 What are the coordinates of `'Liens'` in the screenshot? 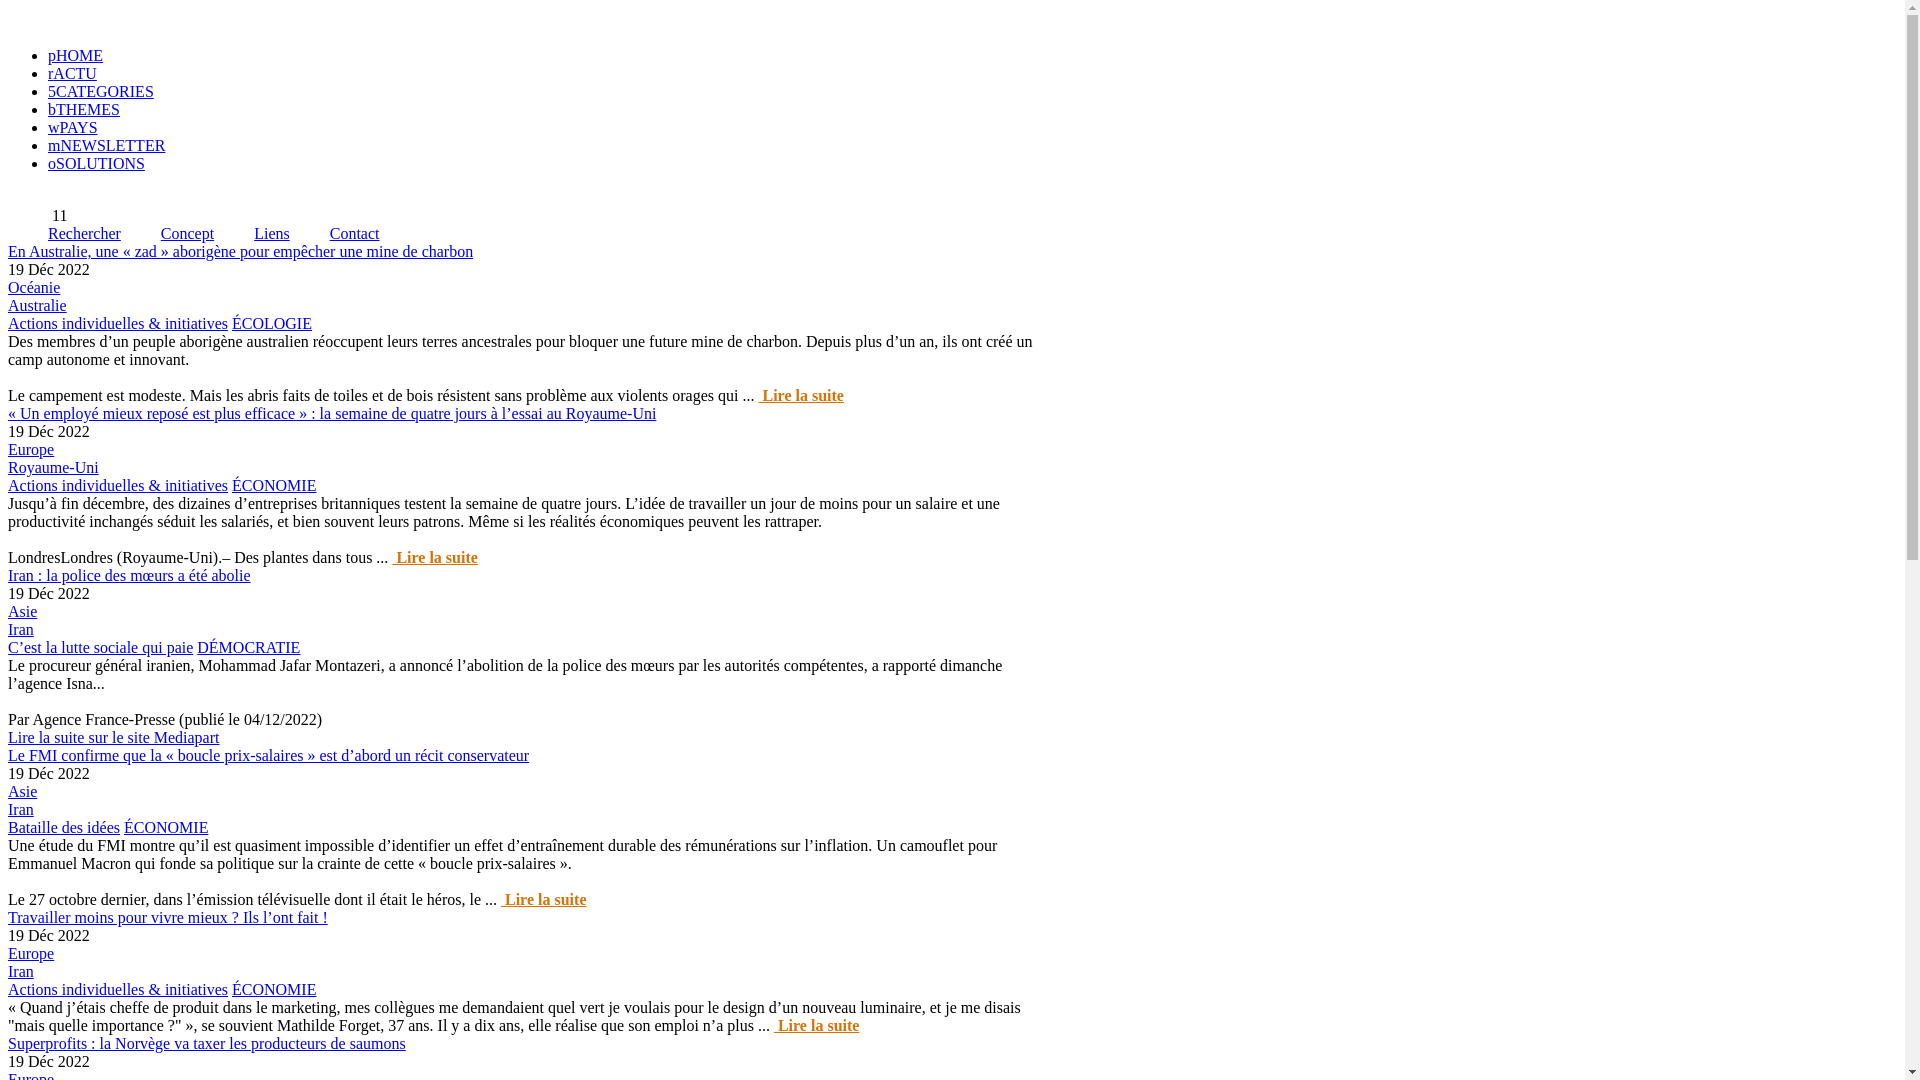 It's located at (251, 232).